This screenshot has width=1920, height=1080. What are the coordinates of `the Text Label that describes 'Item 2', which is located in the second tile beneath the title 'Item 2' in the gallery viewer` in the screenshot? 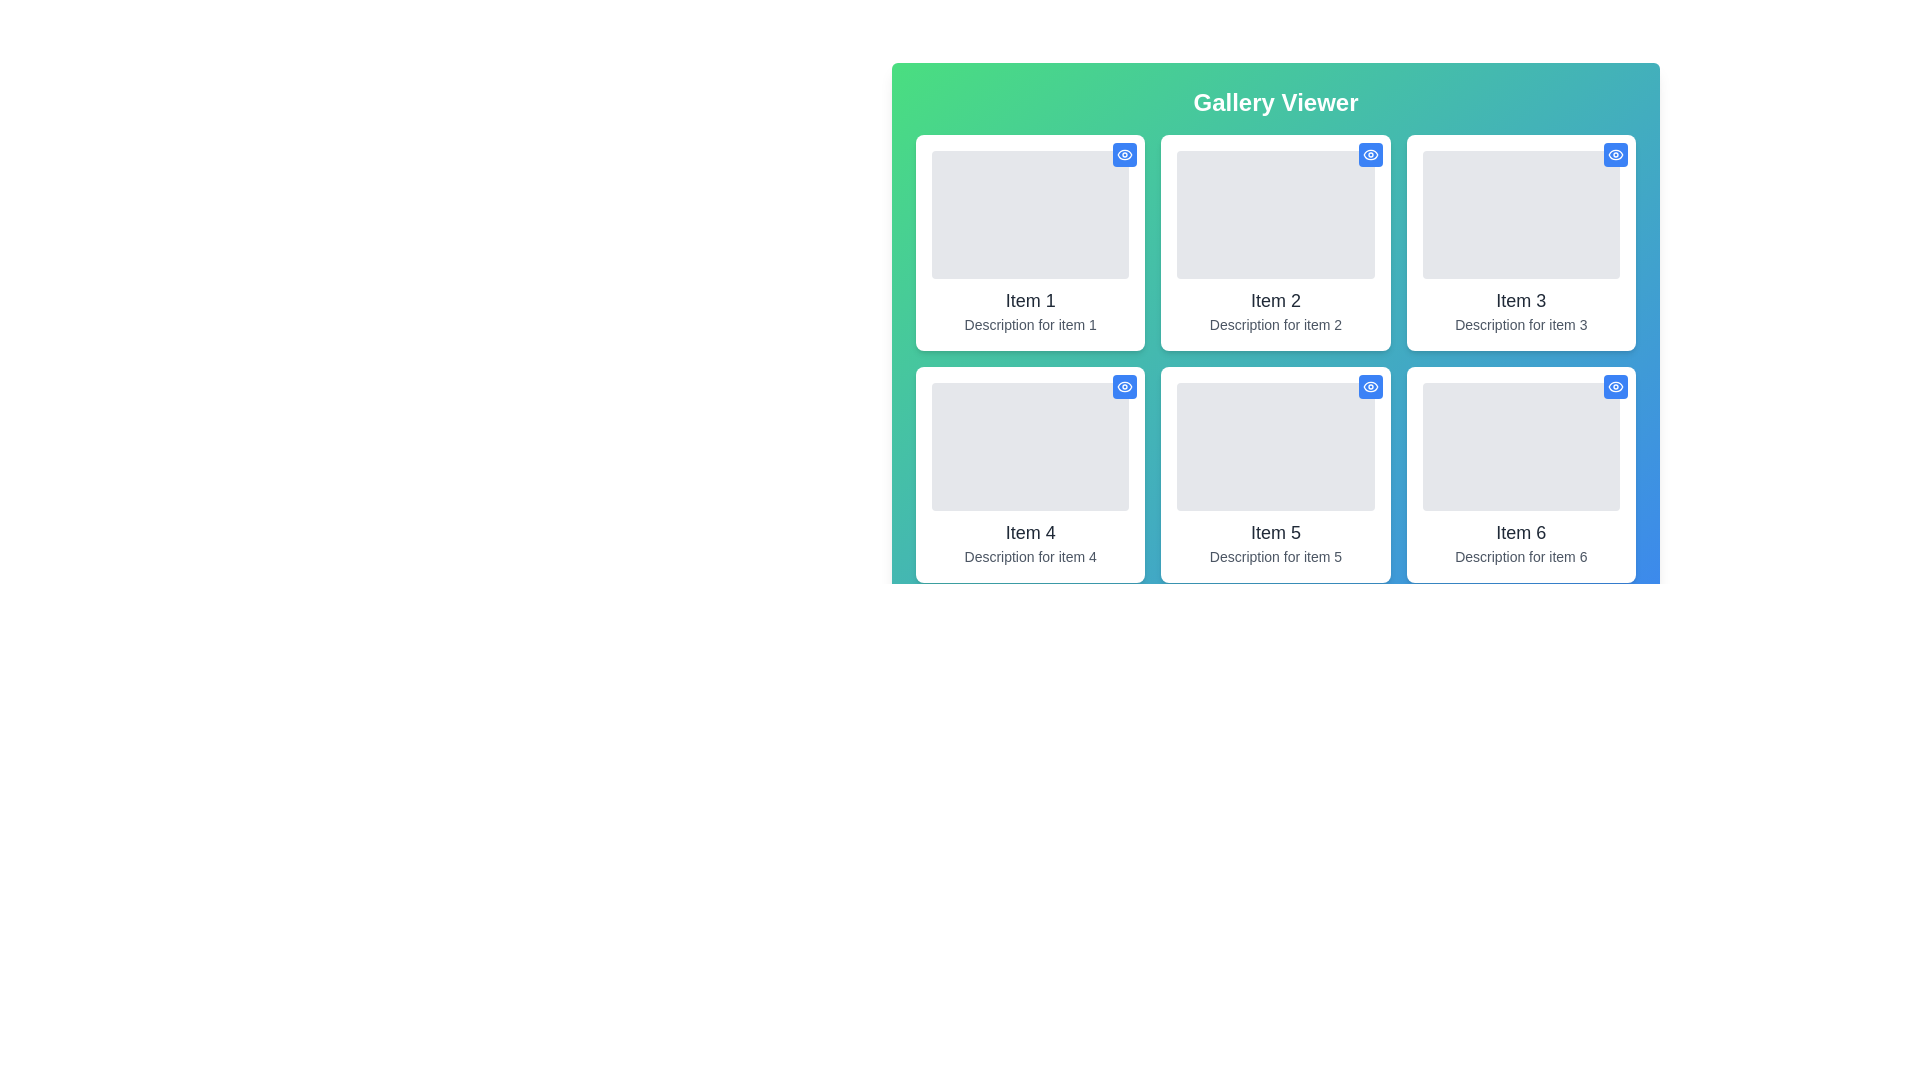 It's located at (1275, 323).